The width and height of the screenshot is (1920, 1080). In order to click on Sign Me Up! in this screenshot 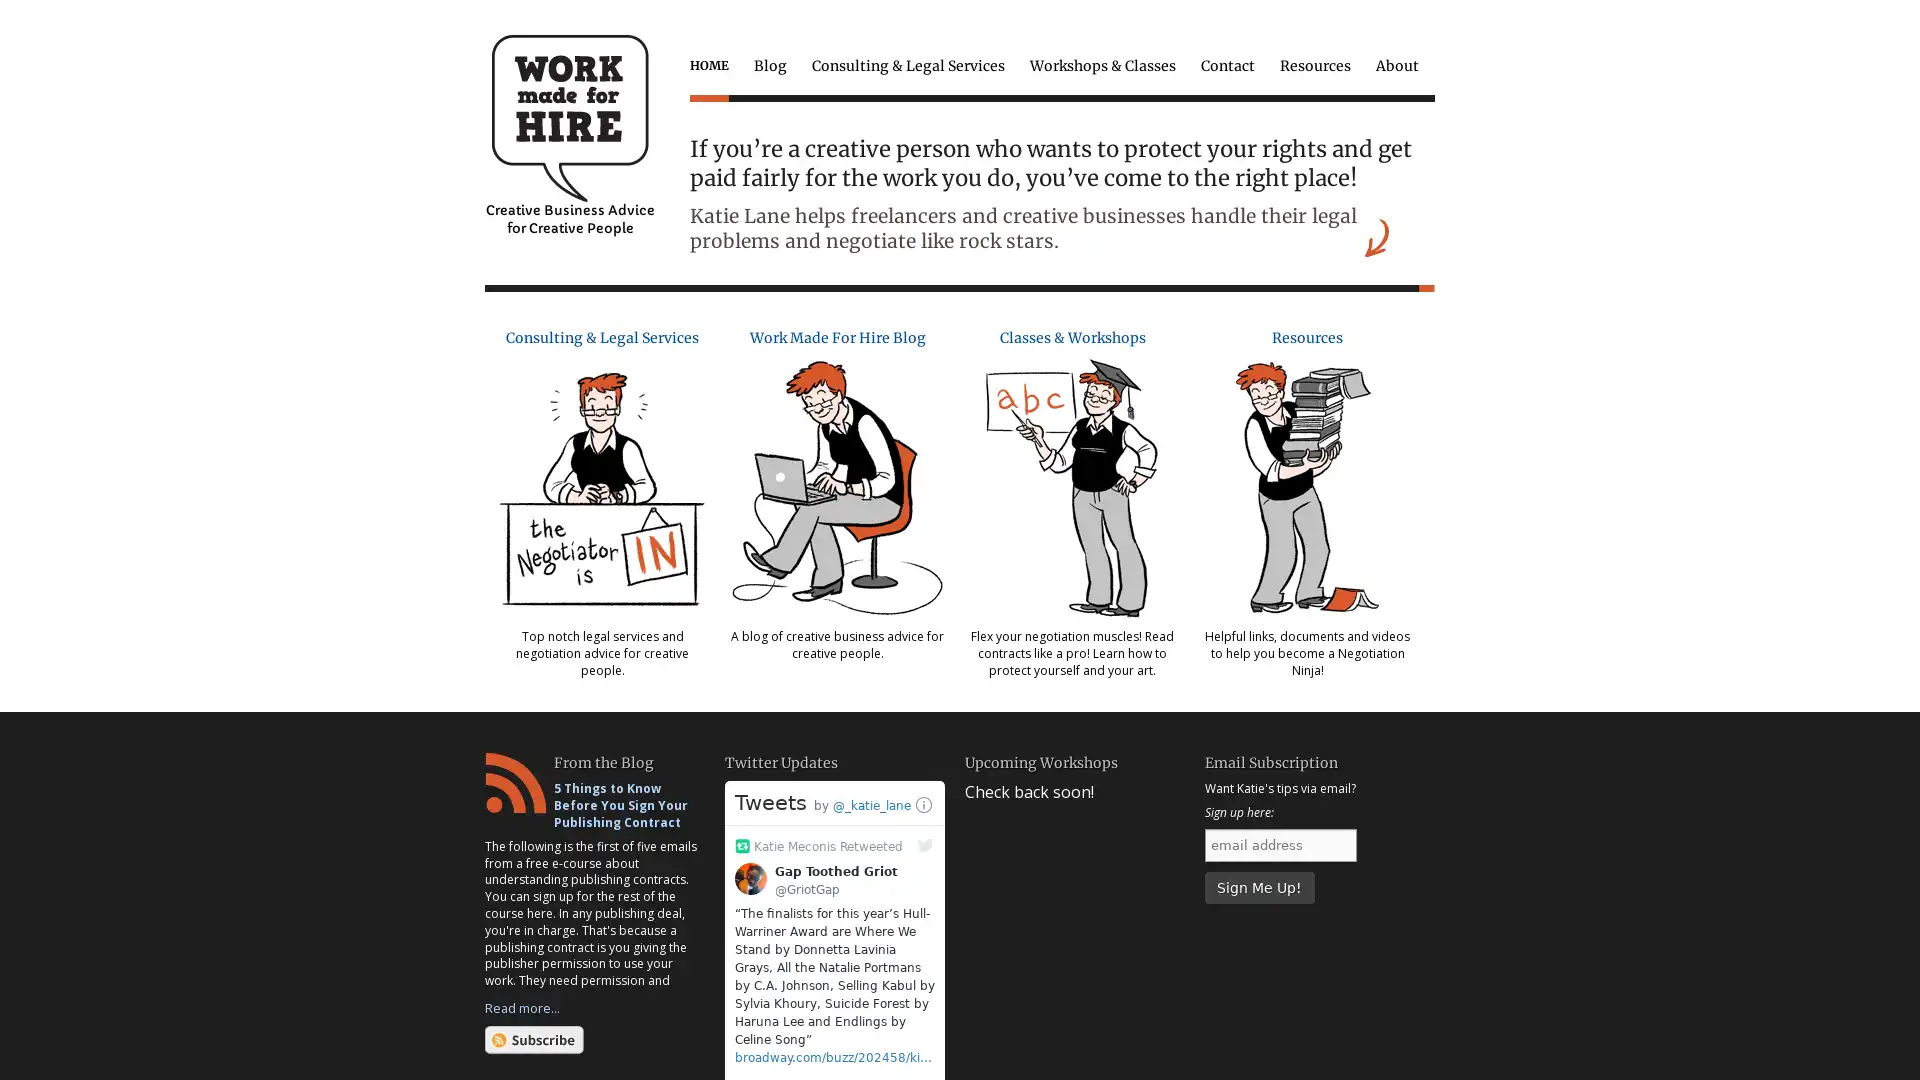, I will do `click(1257, 886)`.